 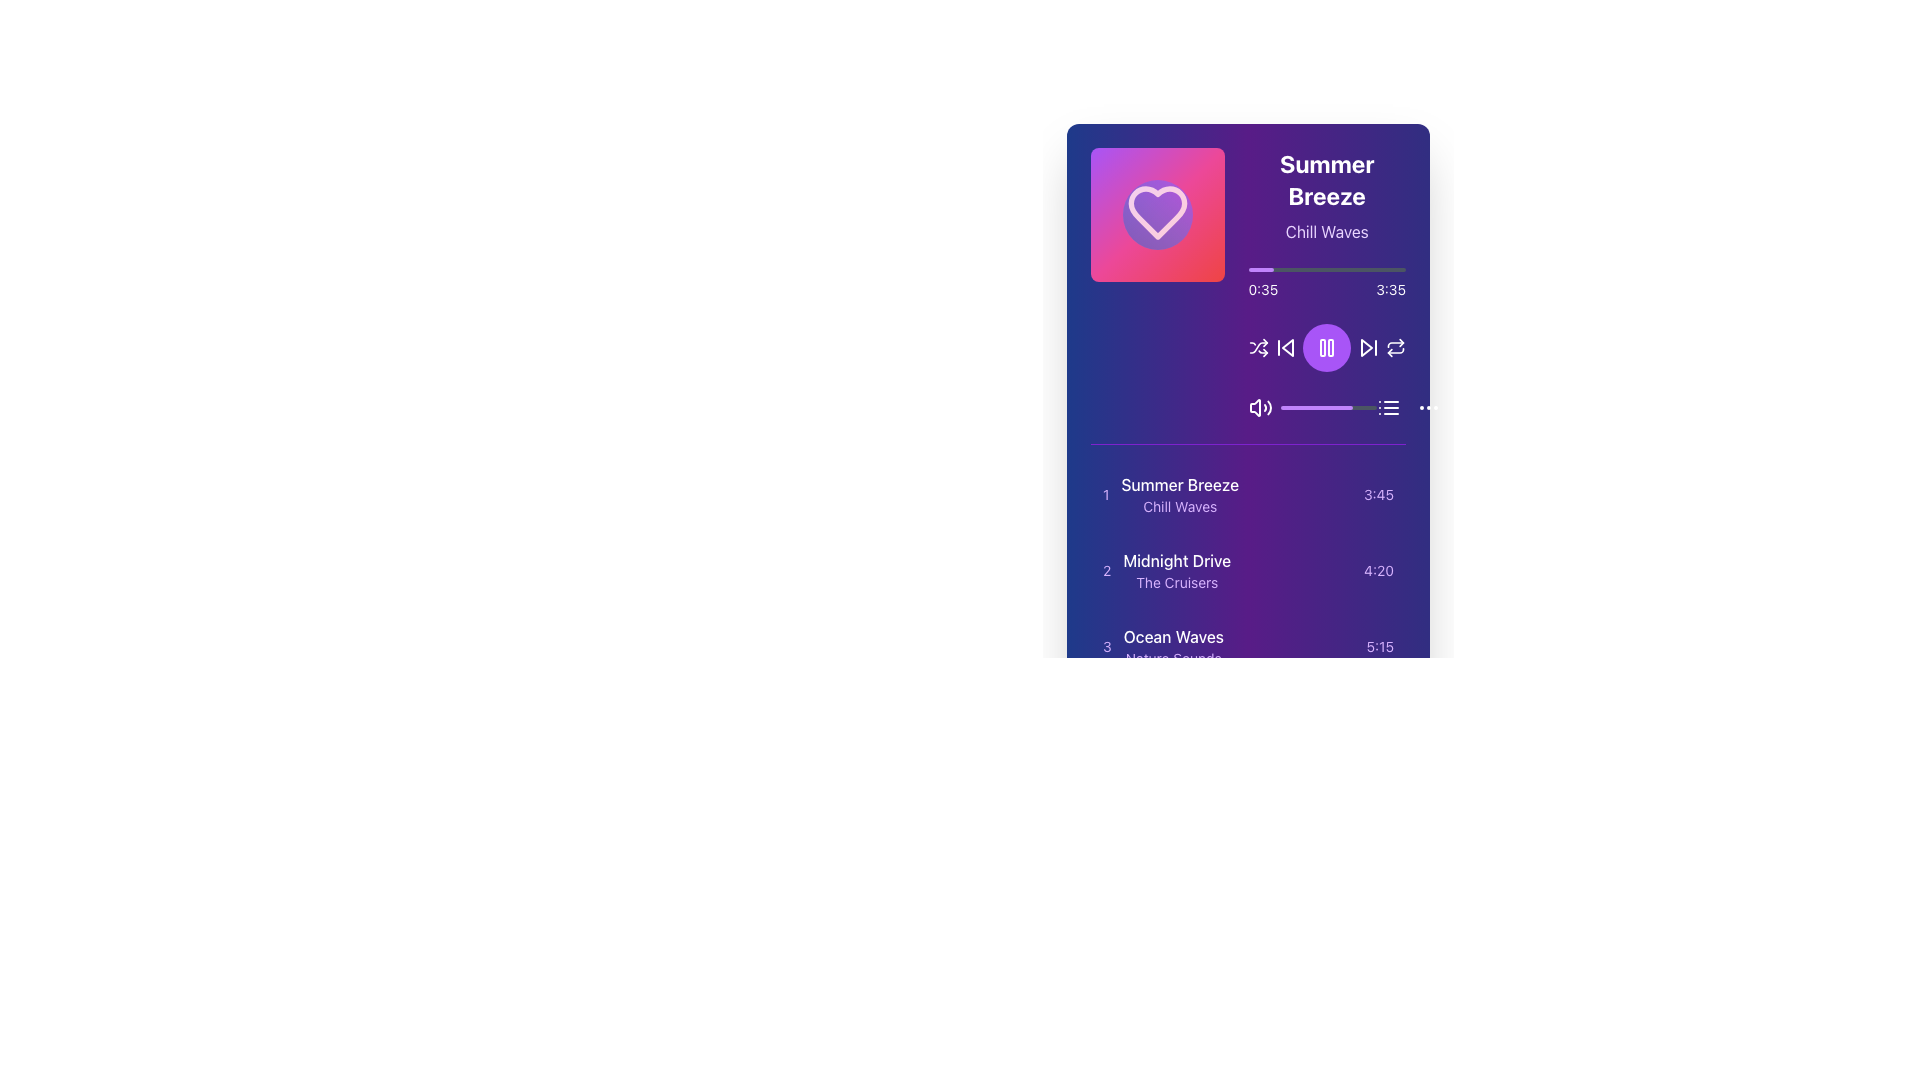 I want to click on the playback pause button located directly below the playback time indicator on the digital player interface, so click(x=1327, y=346).